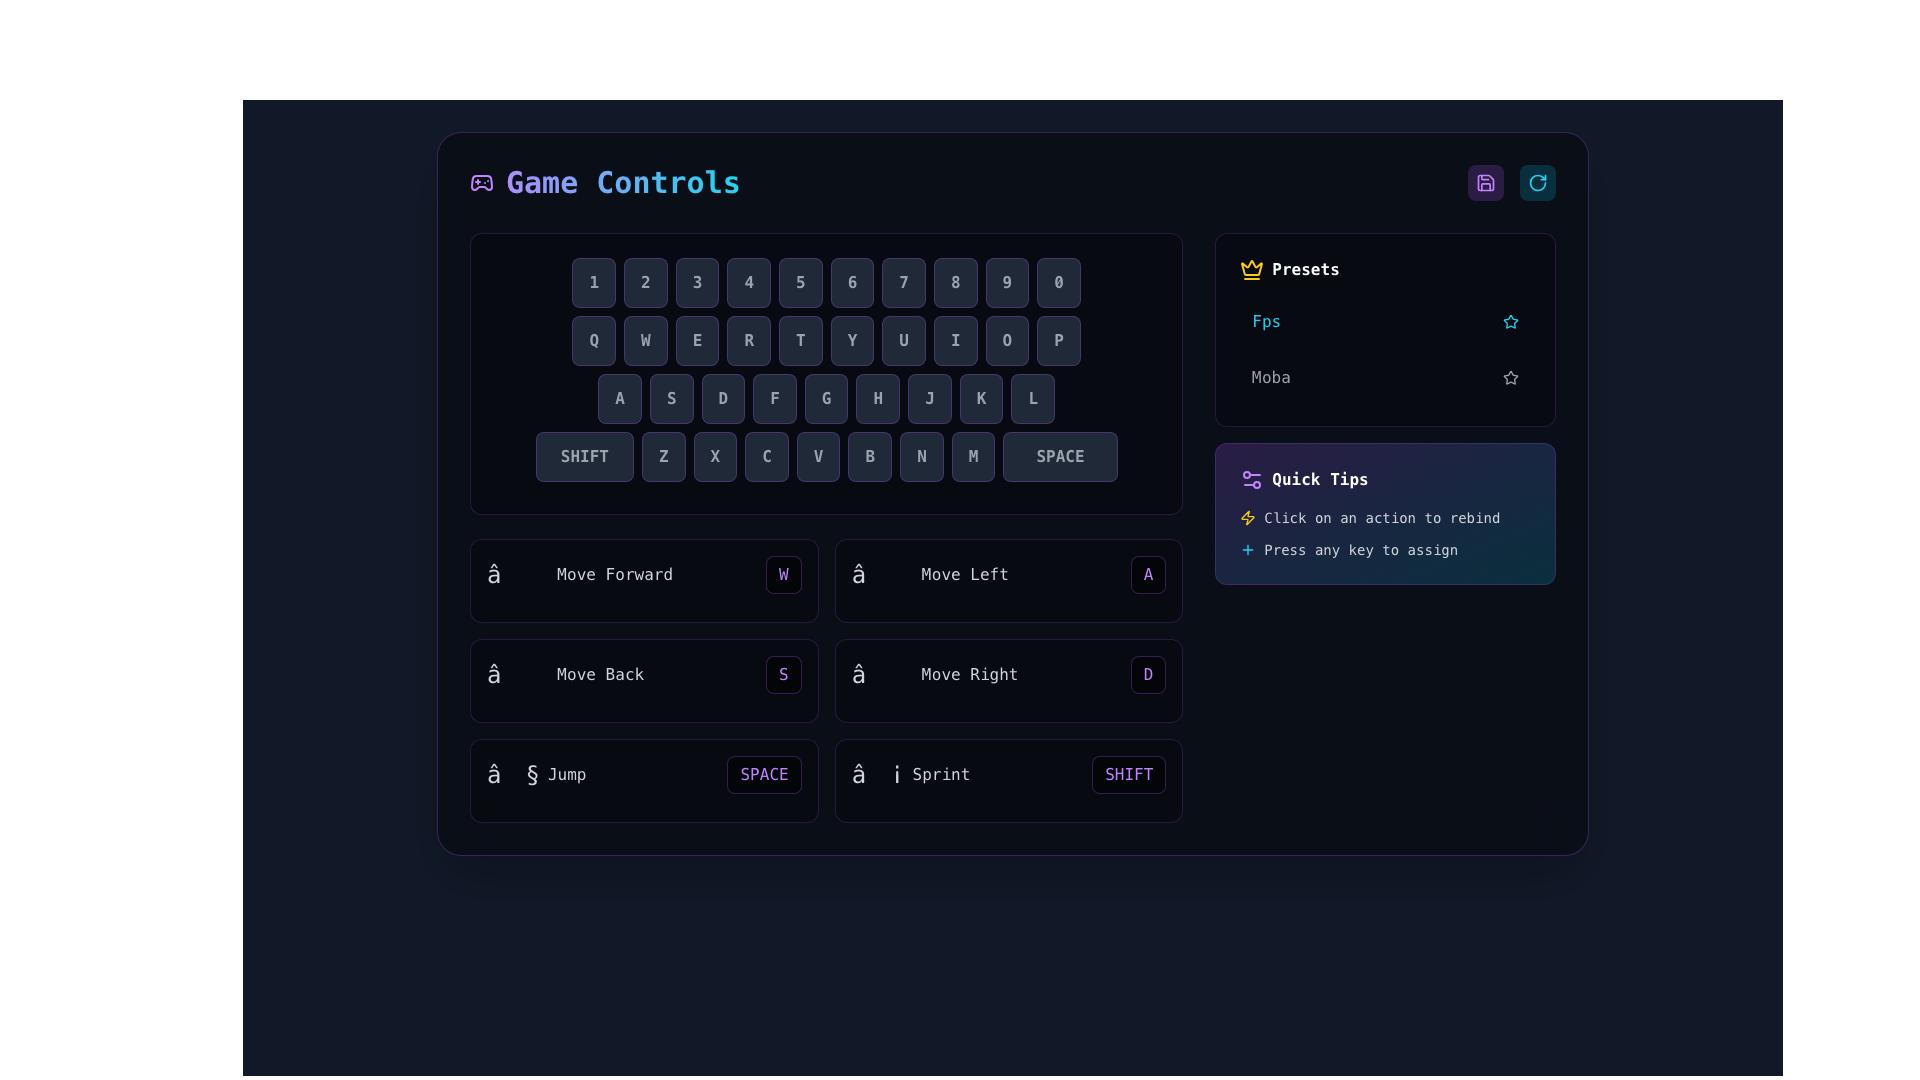 The width and height of the screenshot is (1920, 1080). I want to click on the numeral '0' button located at the top-right corner of the interface, which is the last button in a row of number keys, so click(1058, 282).